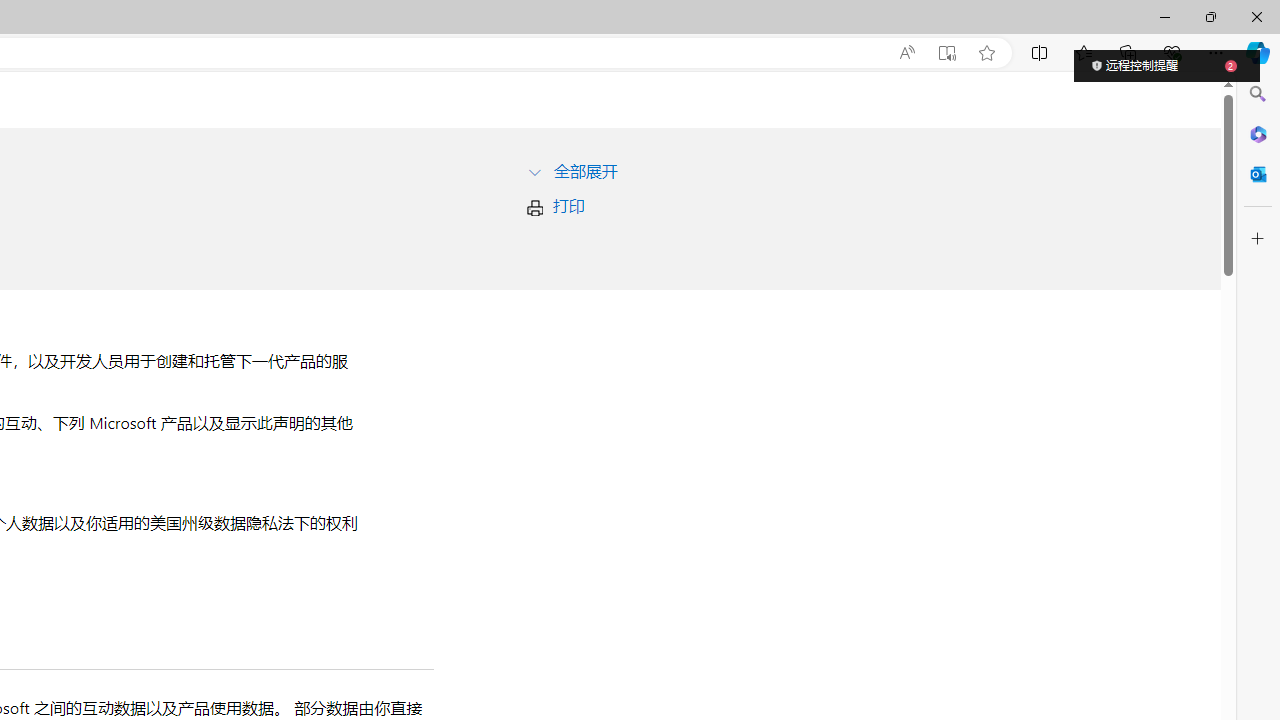 The width and height of the screenshot is (1280, 720). Describe the element at coordinates (1257, 238) in the screenshot. I see `'Customize'` at that location.